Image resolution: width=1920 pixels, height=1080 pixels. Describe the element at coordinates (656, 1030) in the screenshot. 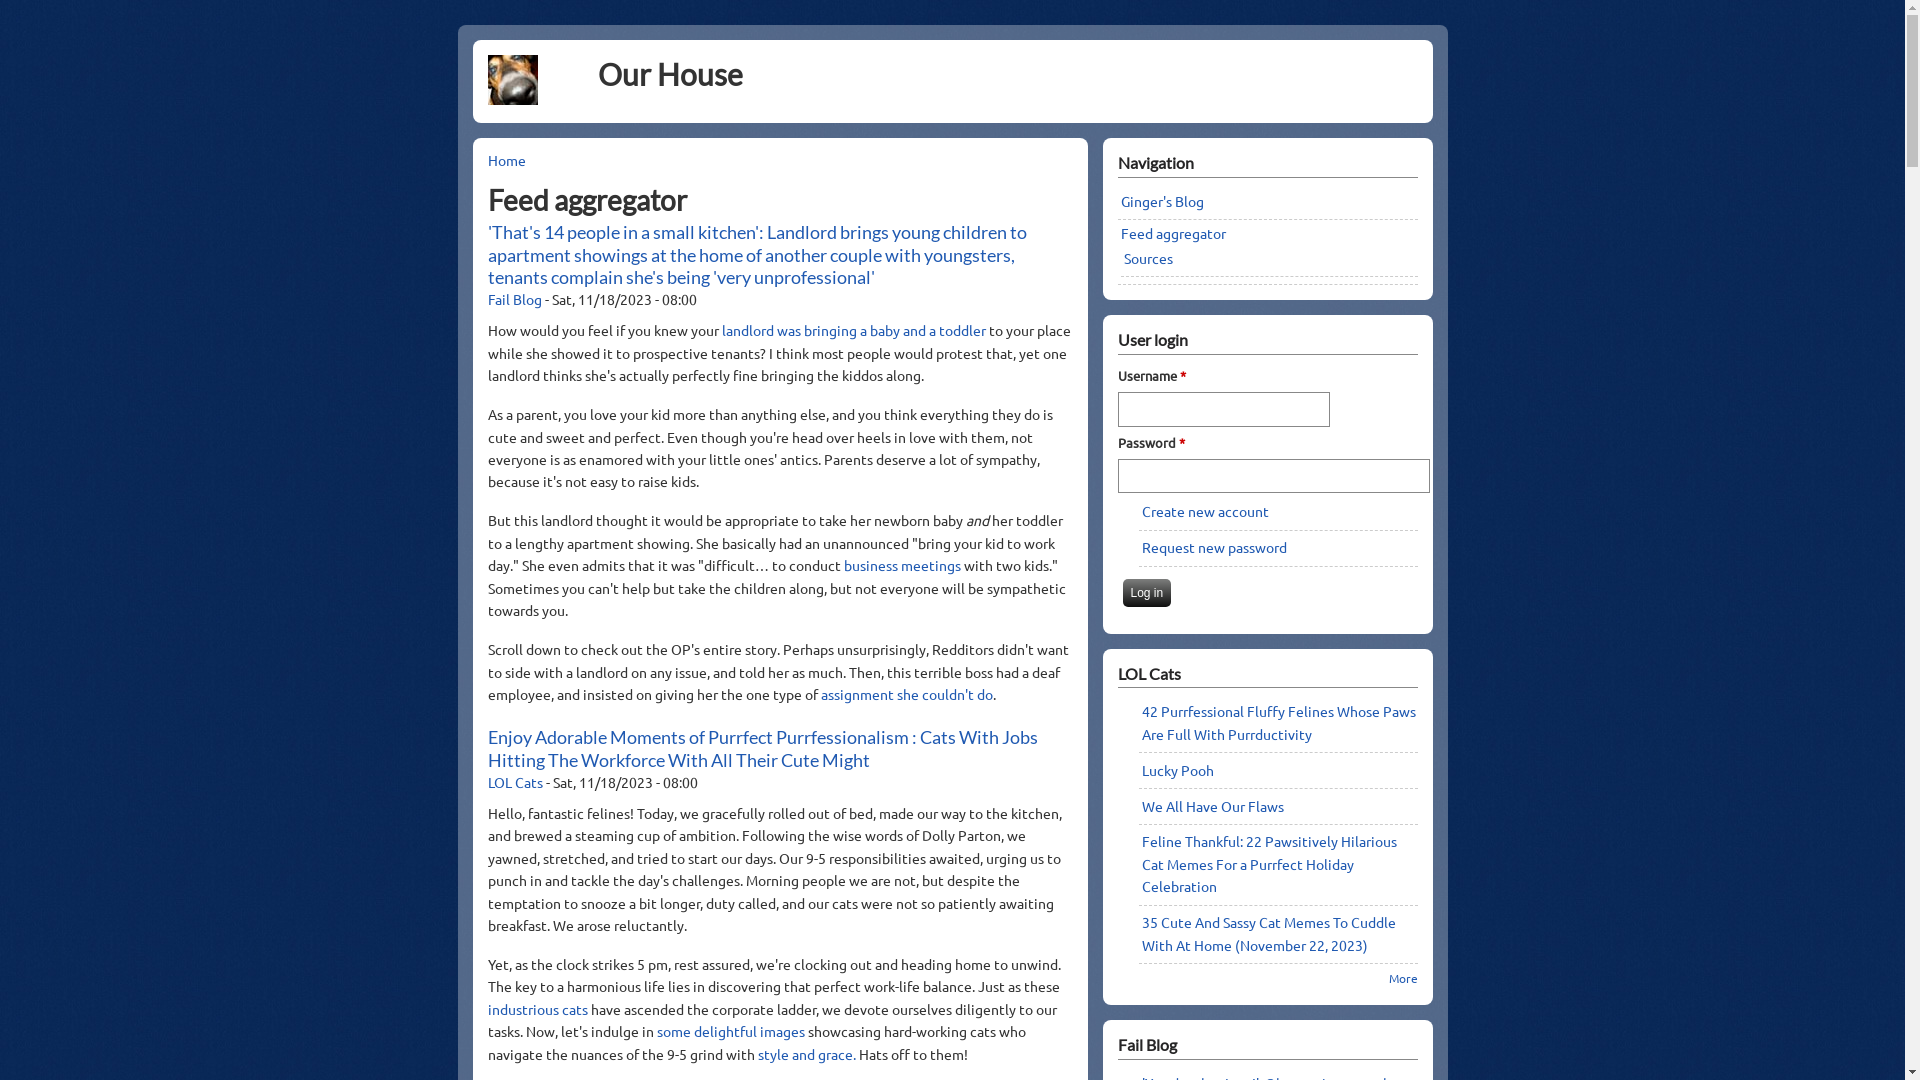

I see `'some delightful images'` at that location.